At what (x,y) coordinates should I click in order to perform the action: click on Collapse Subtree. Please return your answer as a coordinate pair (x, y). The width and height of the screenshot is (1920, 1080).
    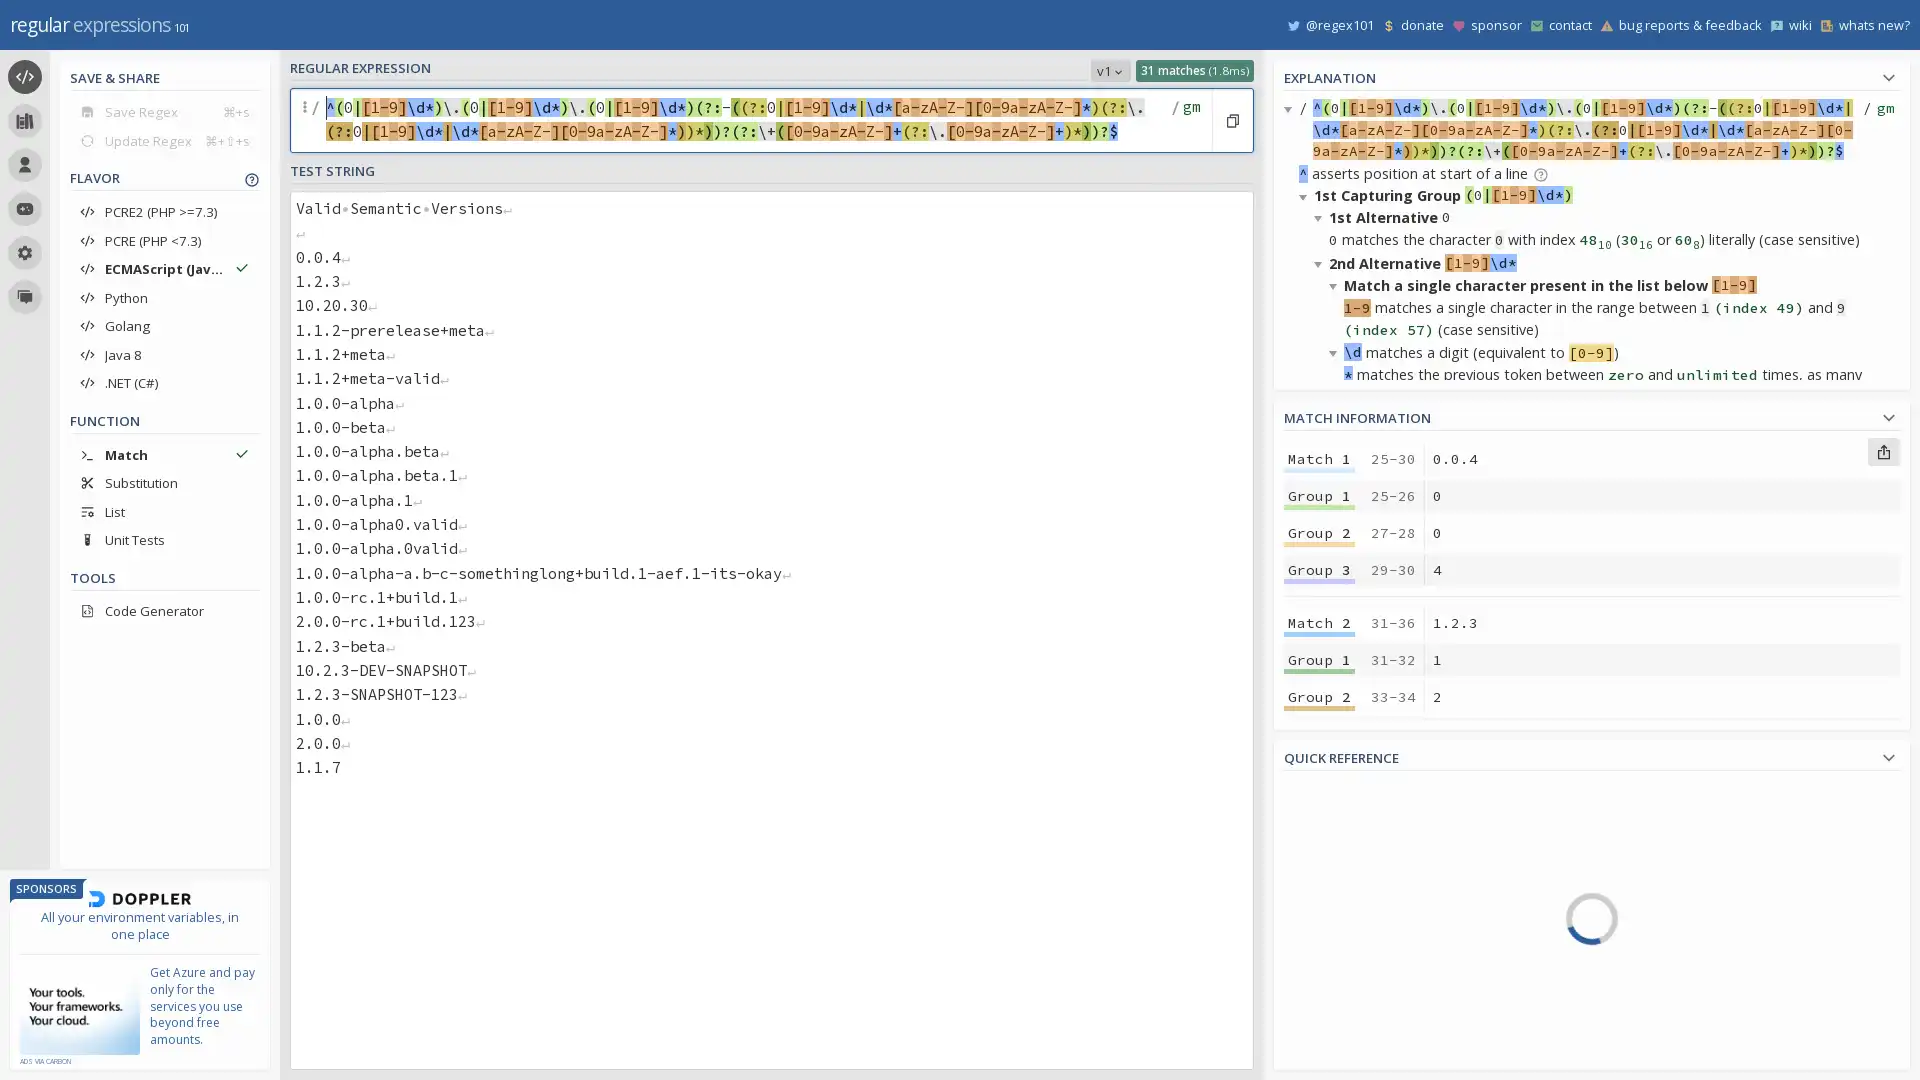
    Looking at the image, I should click on (1336, 350).